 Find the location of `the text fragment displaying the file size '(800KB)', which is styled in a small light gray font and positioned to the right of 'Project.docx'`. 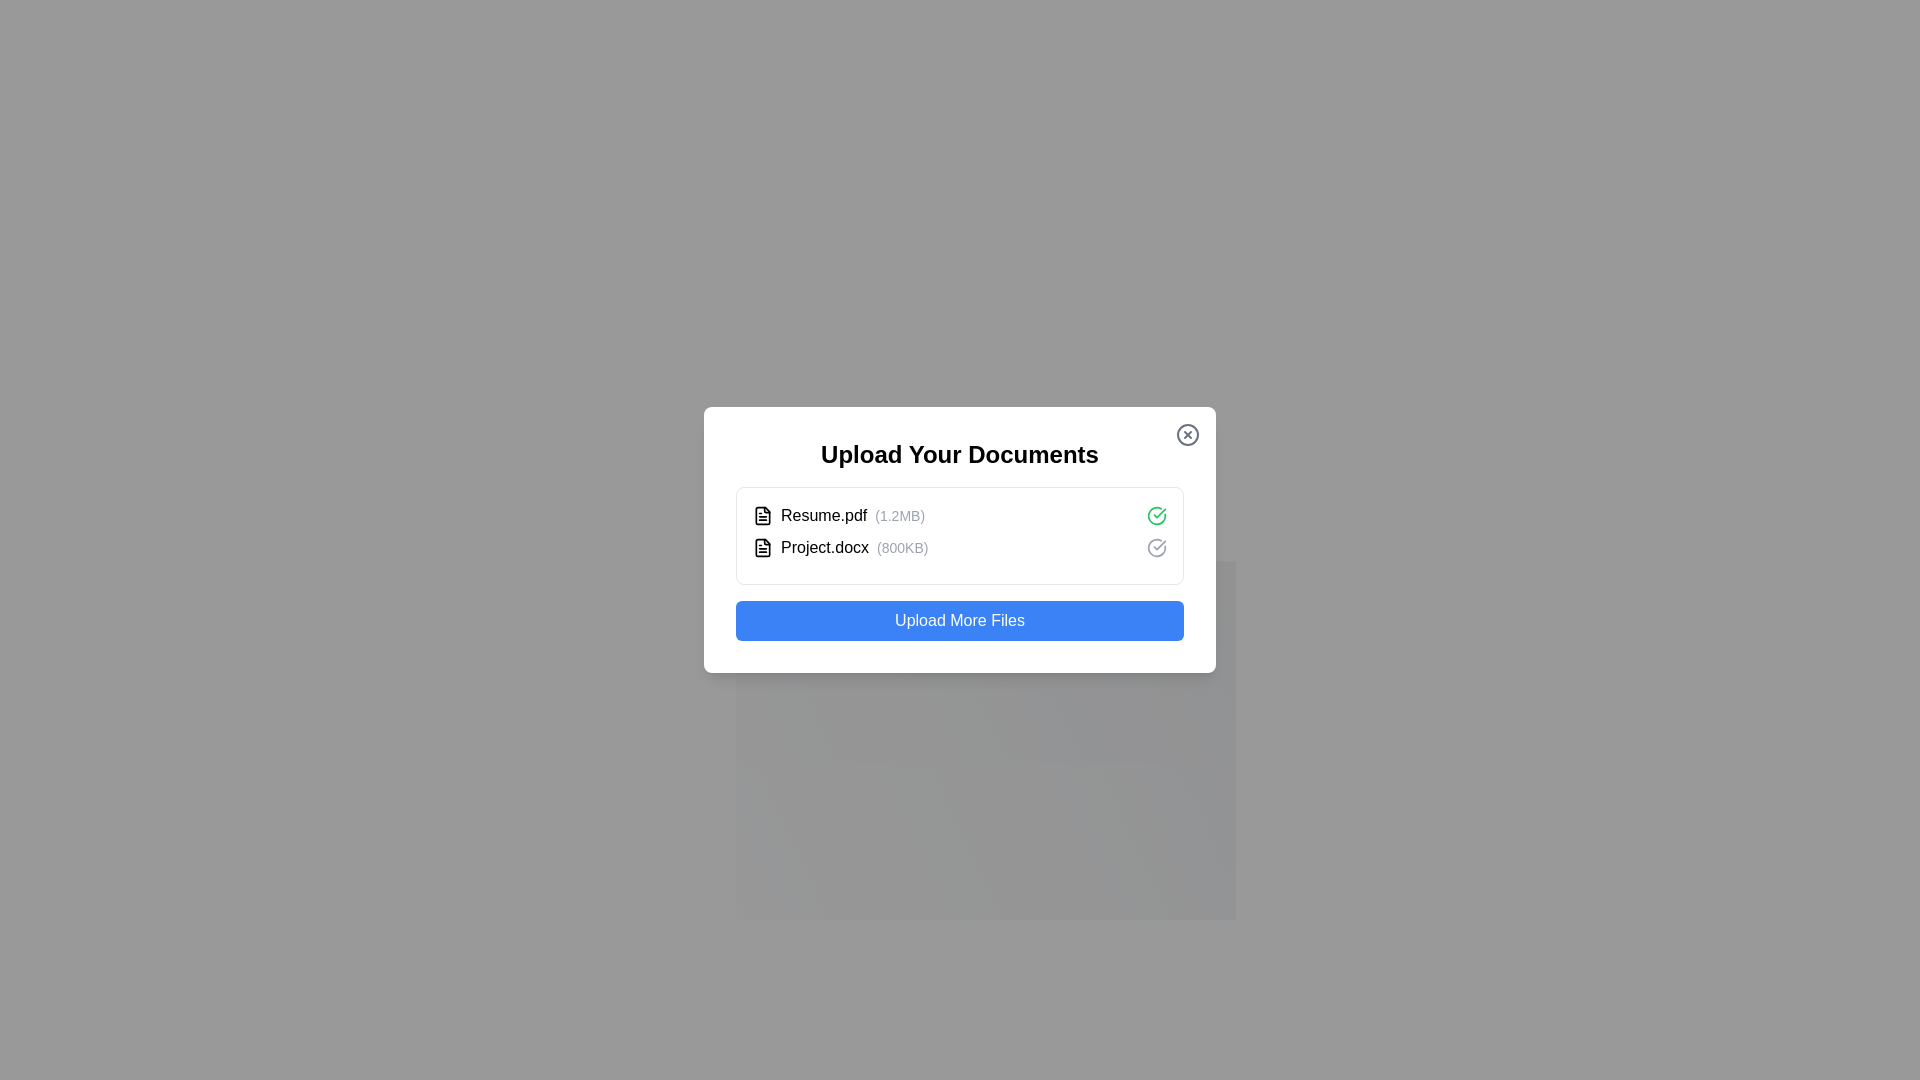

the text fragment displaying the file size '(800KB)', which is styled in a small light gray font and positioned to the right of 'Project.docx' is located at coordinates (901, 547).